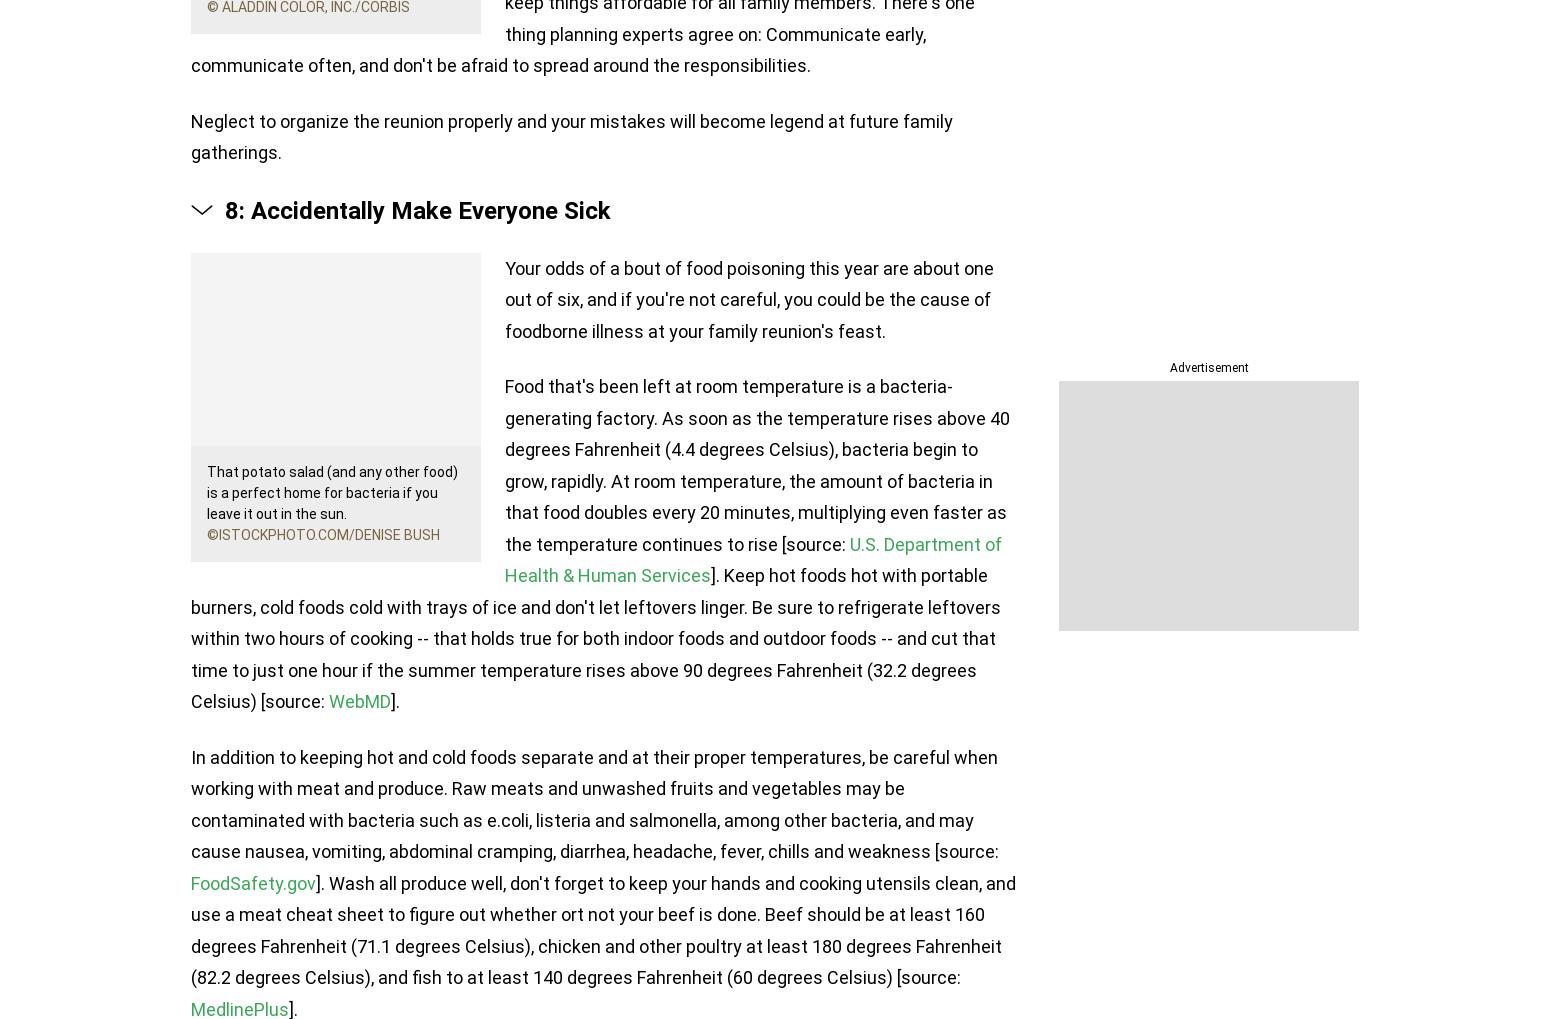  What do you see at coordinates (395, 701) in the screenshot?
I see `'].'` at bounding box center [395, 701].